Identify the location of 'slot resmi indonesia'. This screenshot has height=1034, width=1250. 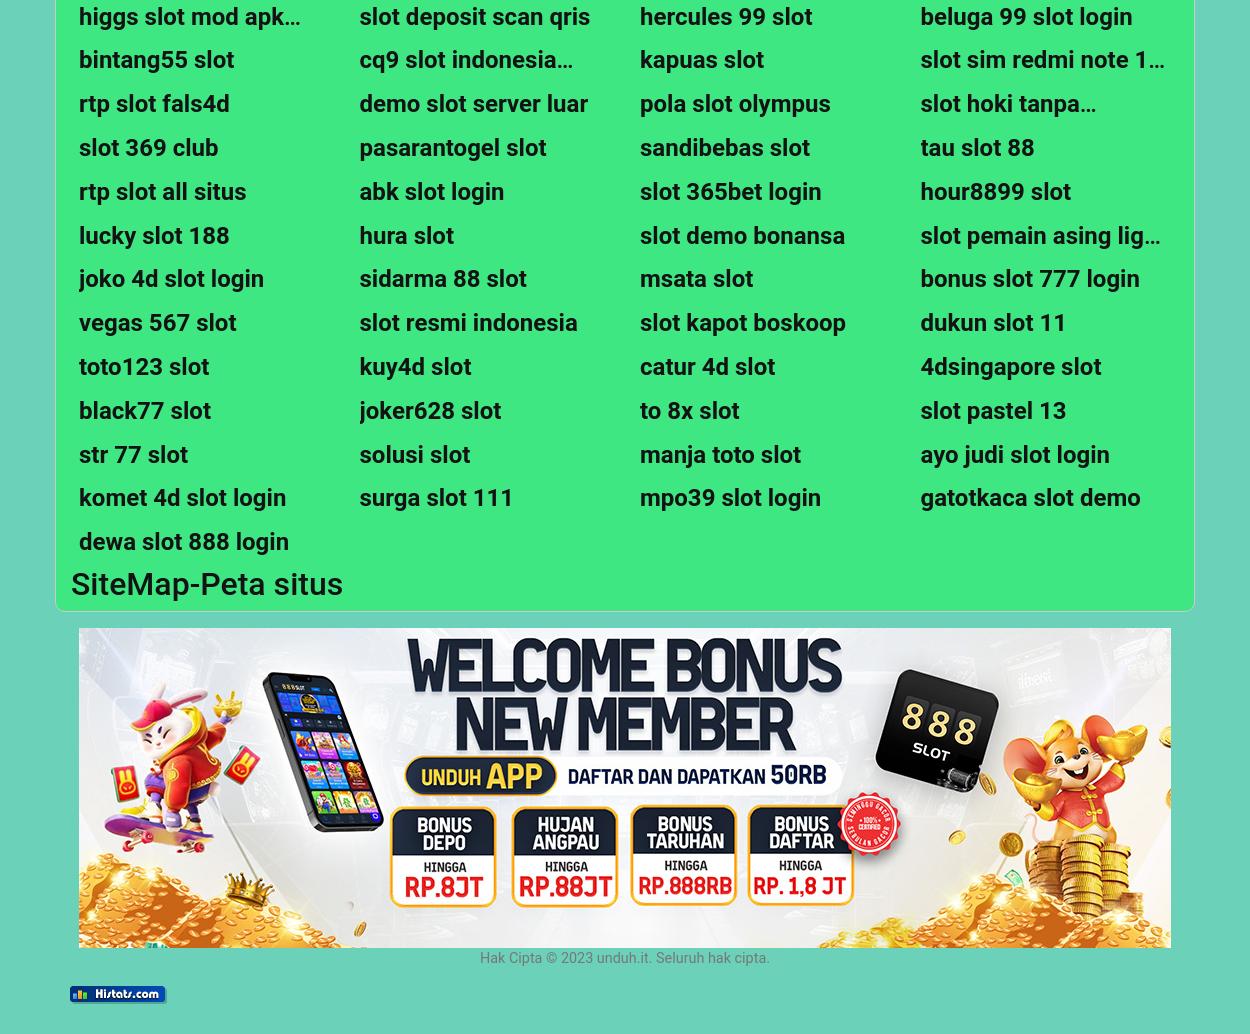
(467, 322).